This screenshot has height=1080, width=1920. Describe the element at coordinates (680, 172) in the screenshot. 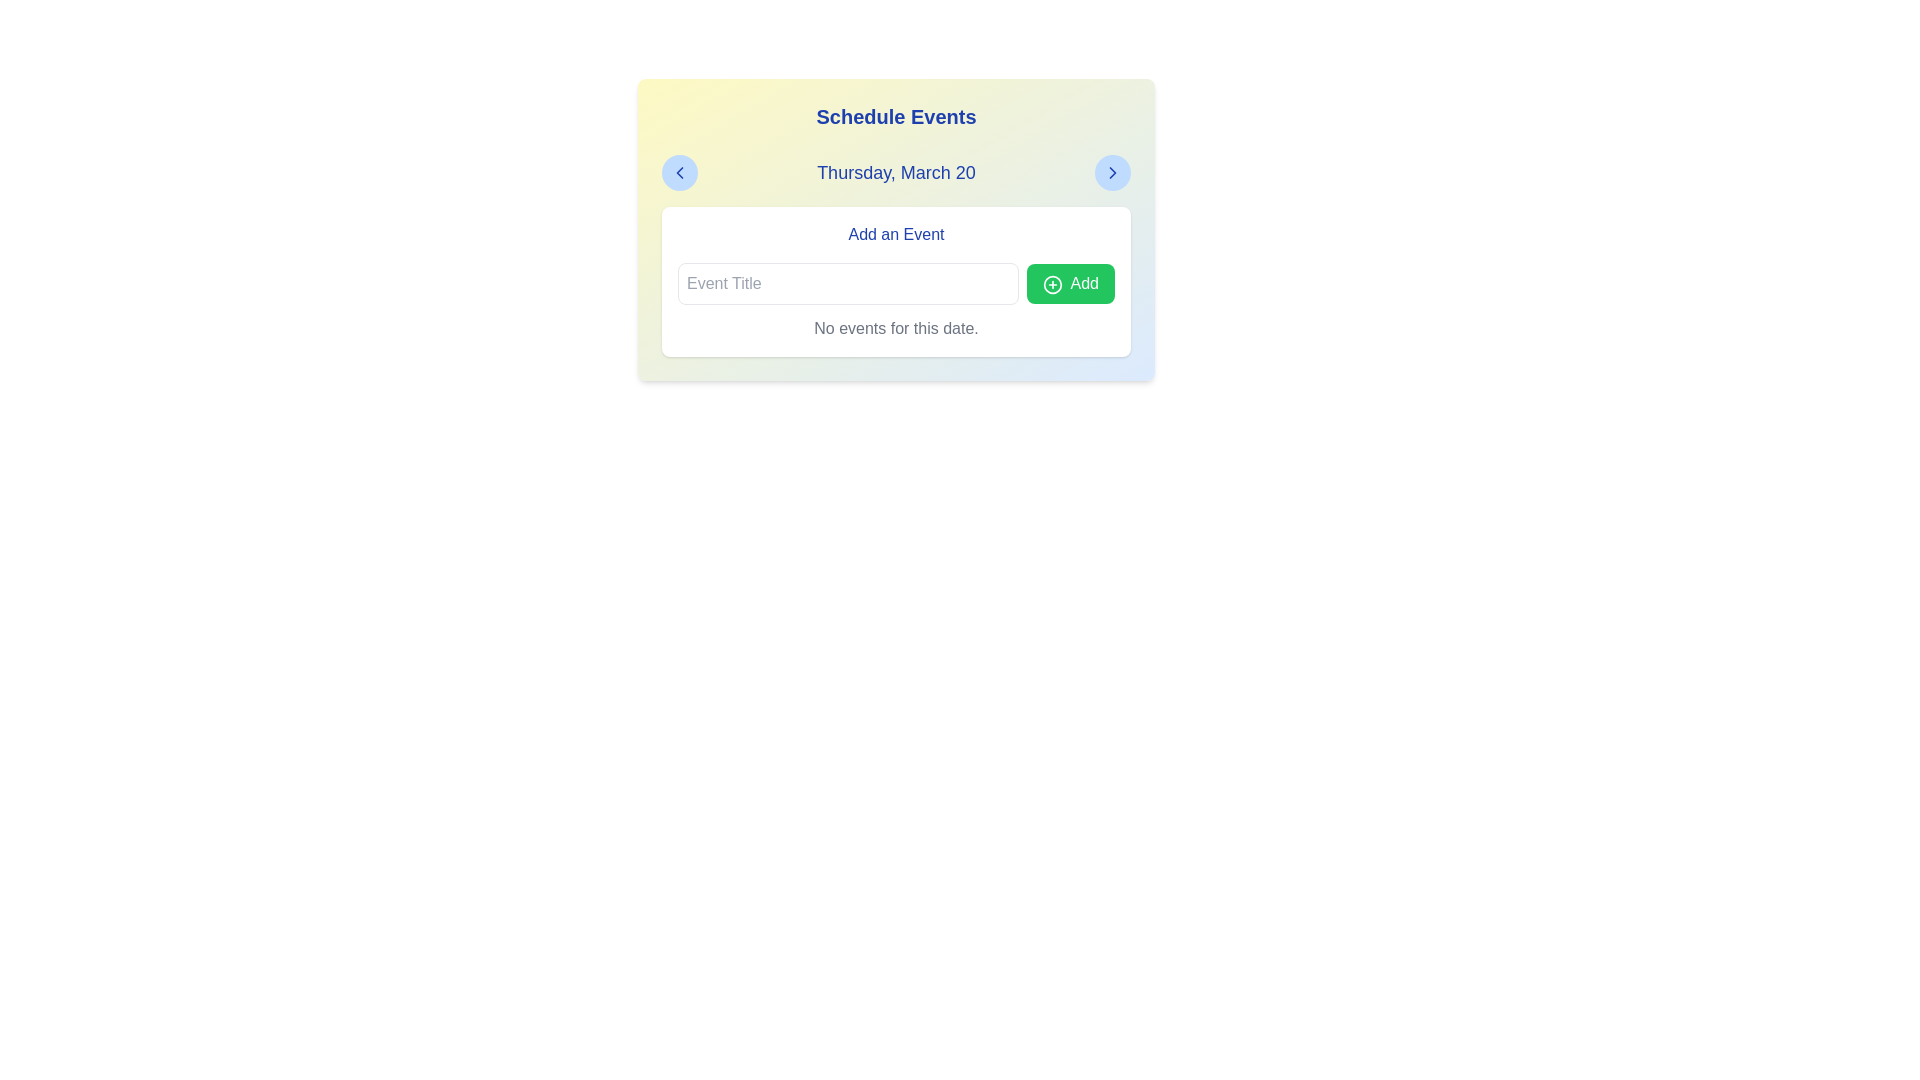

I see `the Chevron Icon within the circular button located in the upper-left corner of the 'Schedule Events' card` at that location.